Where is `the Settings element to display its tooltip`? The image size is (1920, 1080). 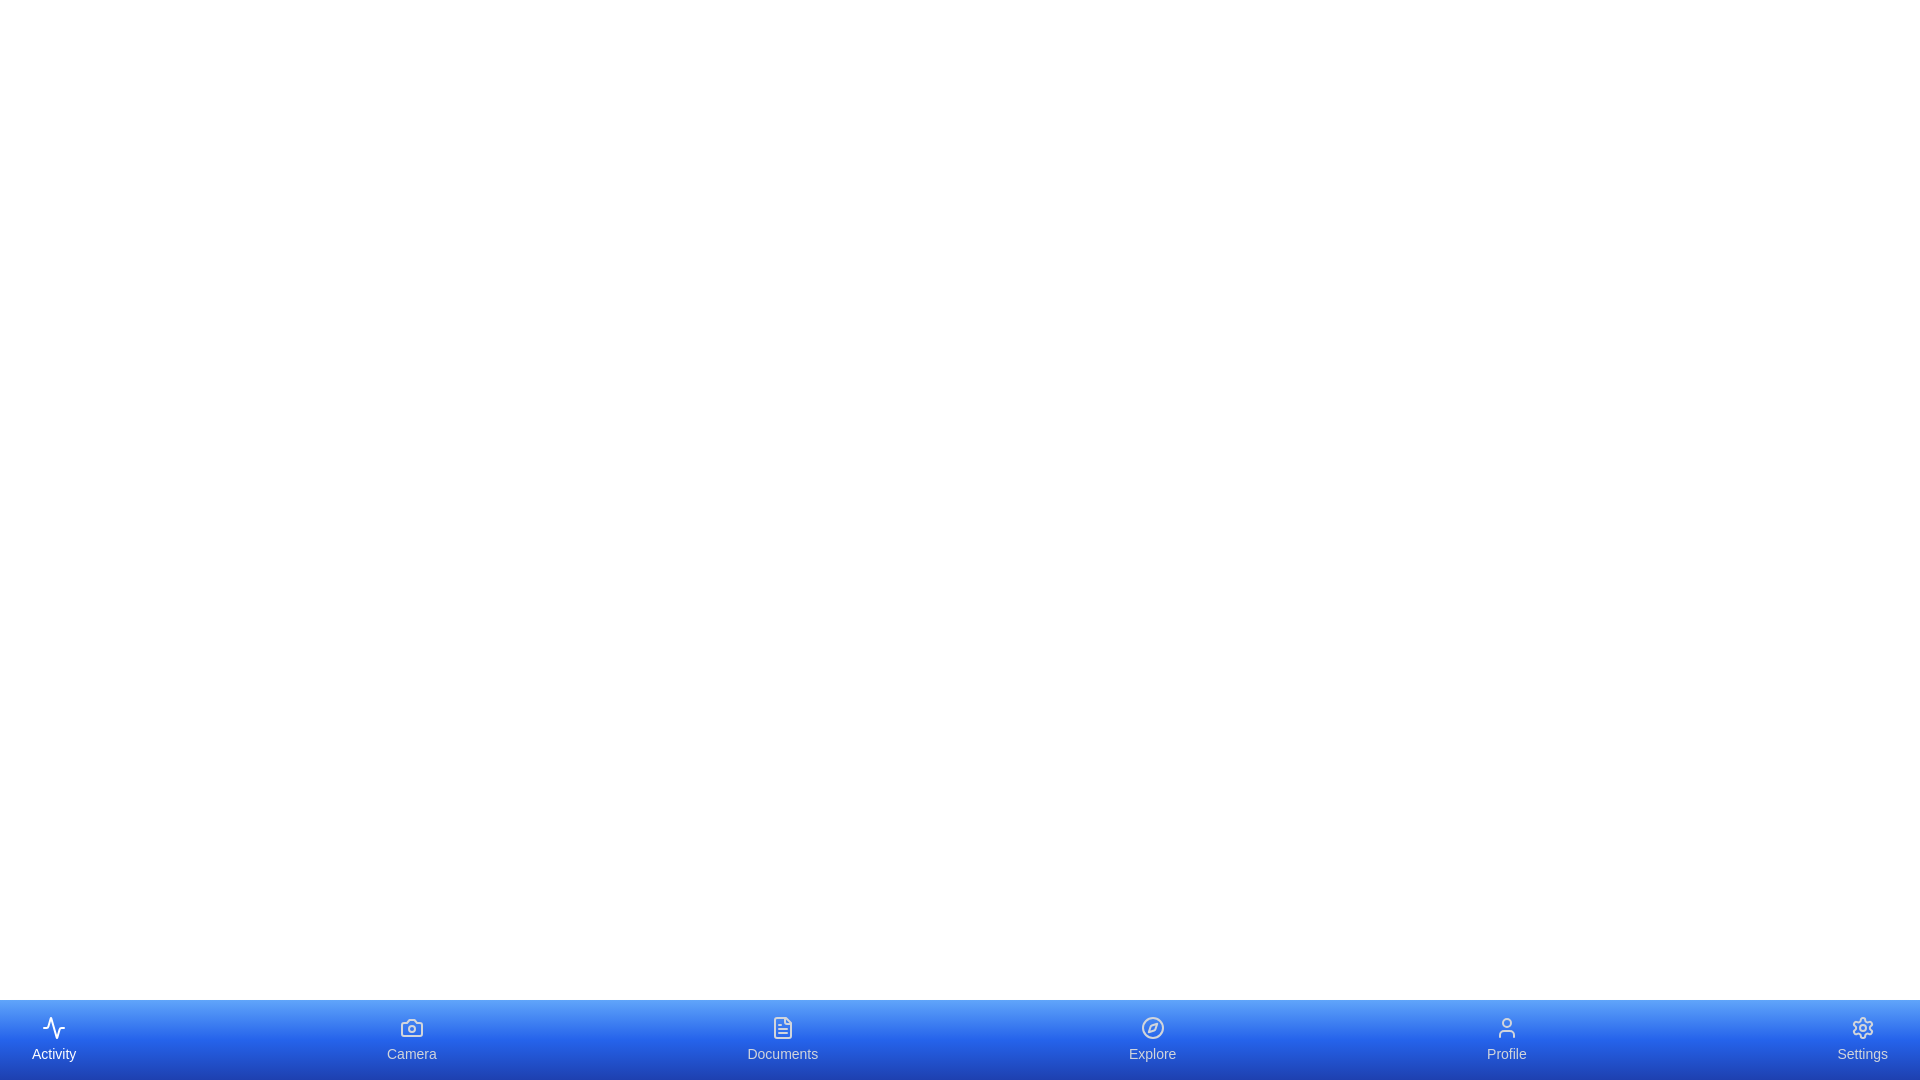 the Settings element to display its tooltip is located at coordinates (1861, 1039).